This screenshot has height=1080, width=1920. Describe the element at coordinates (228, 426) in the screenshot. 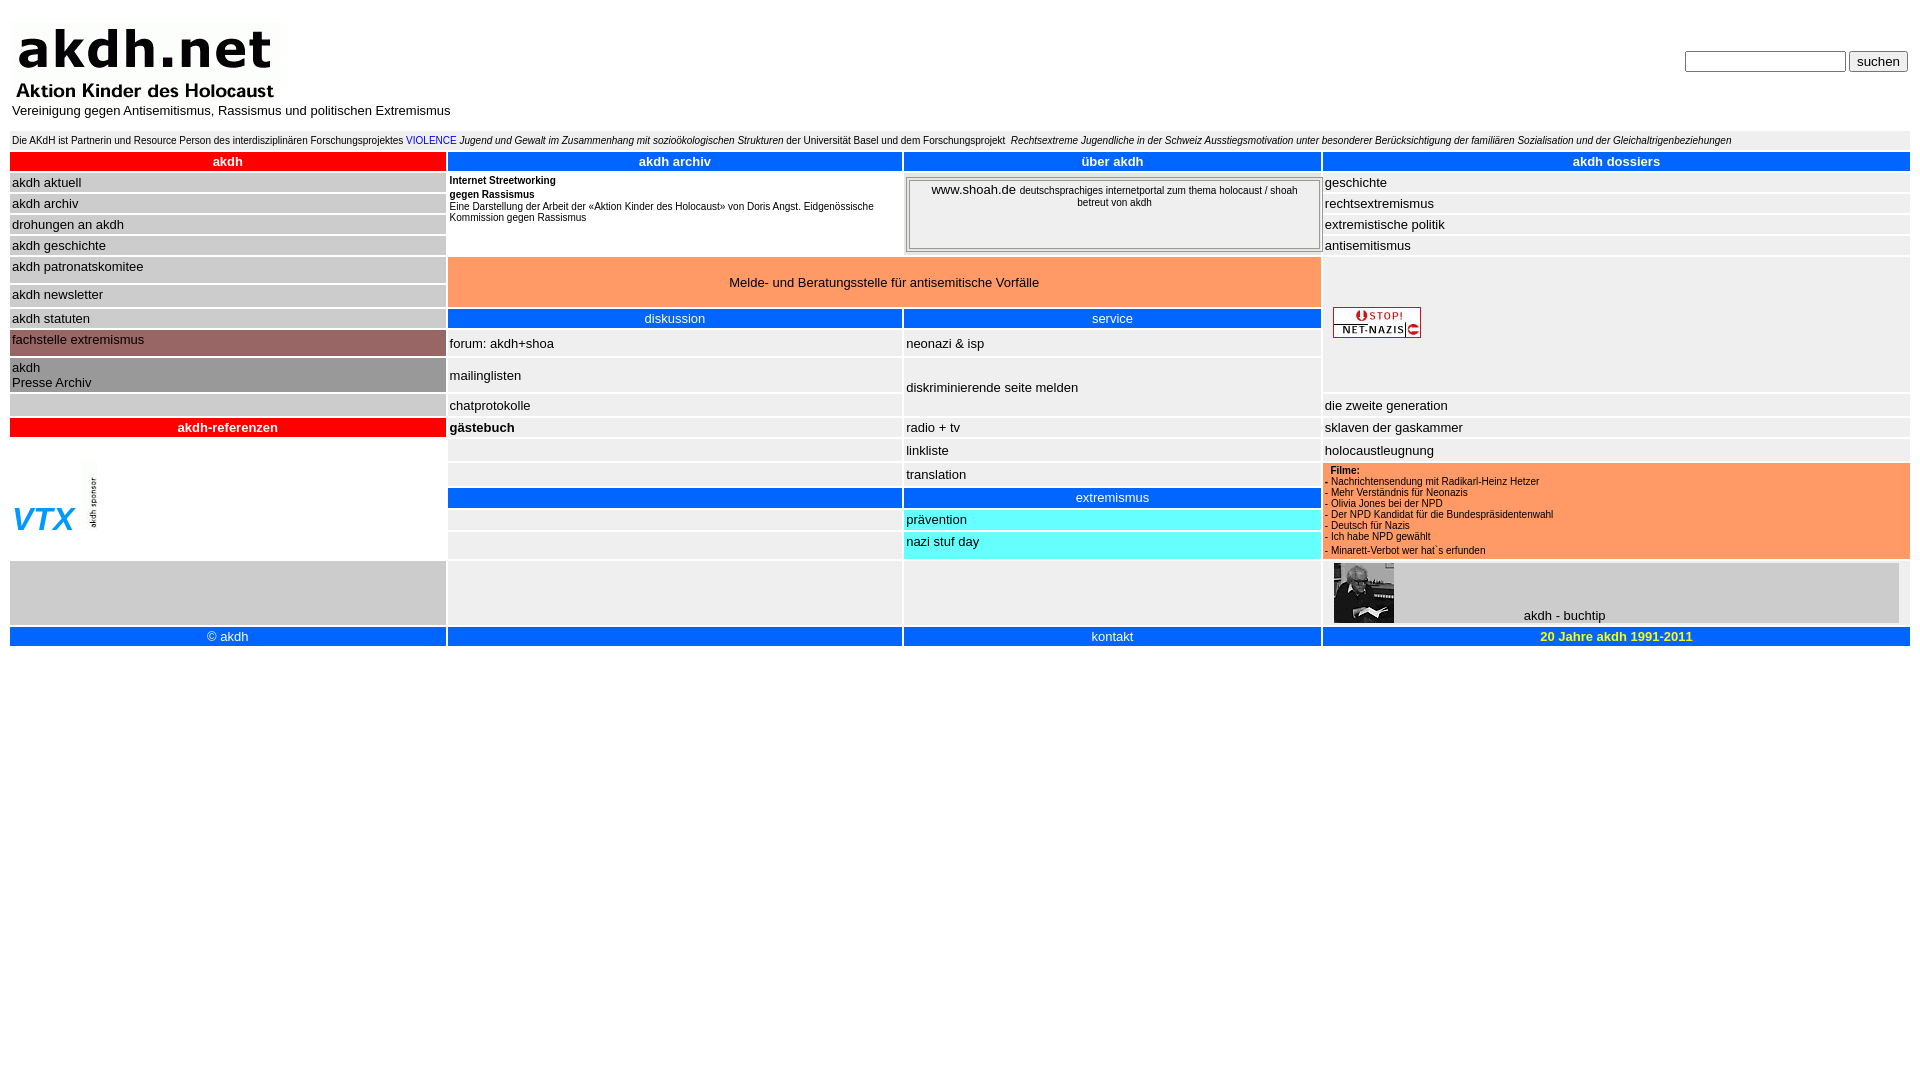

I see `'akdh-referenzen'` at that location.